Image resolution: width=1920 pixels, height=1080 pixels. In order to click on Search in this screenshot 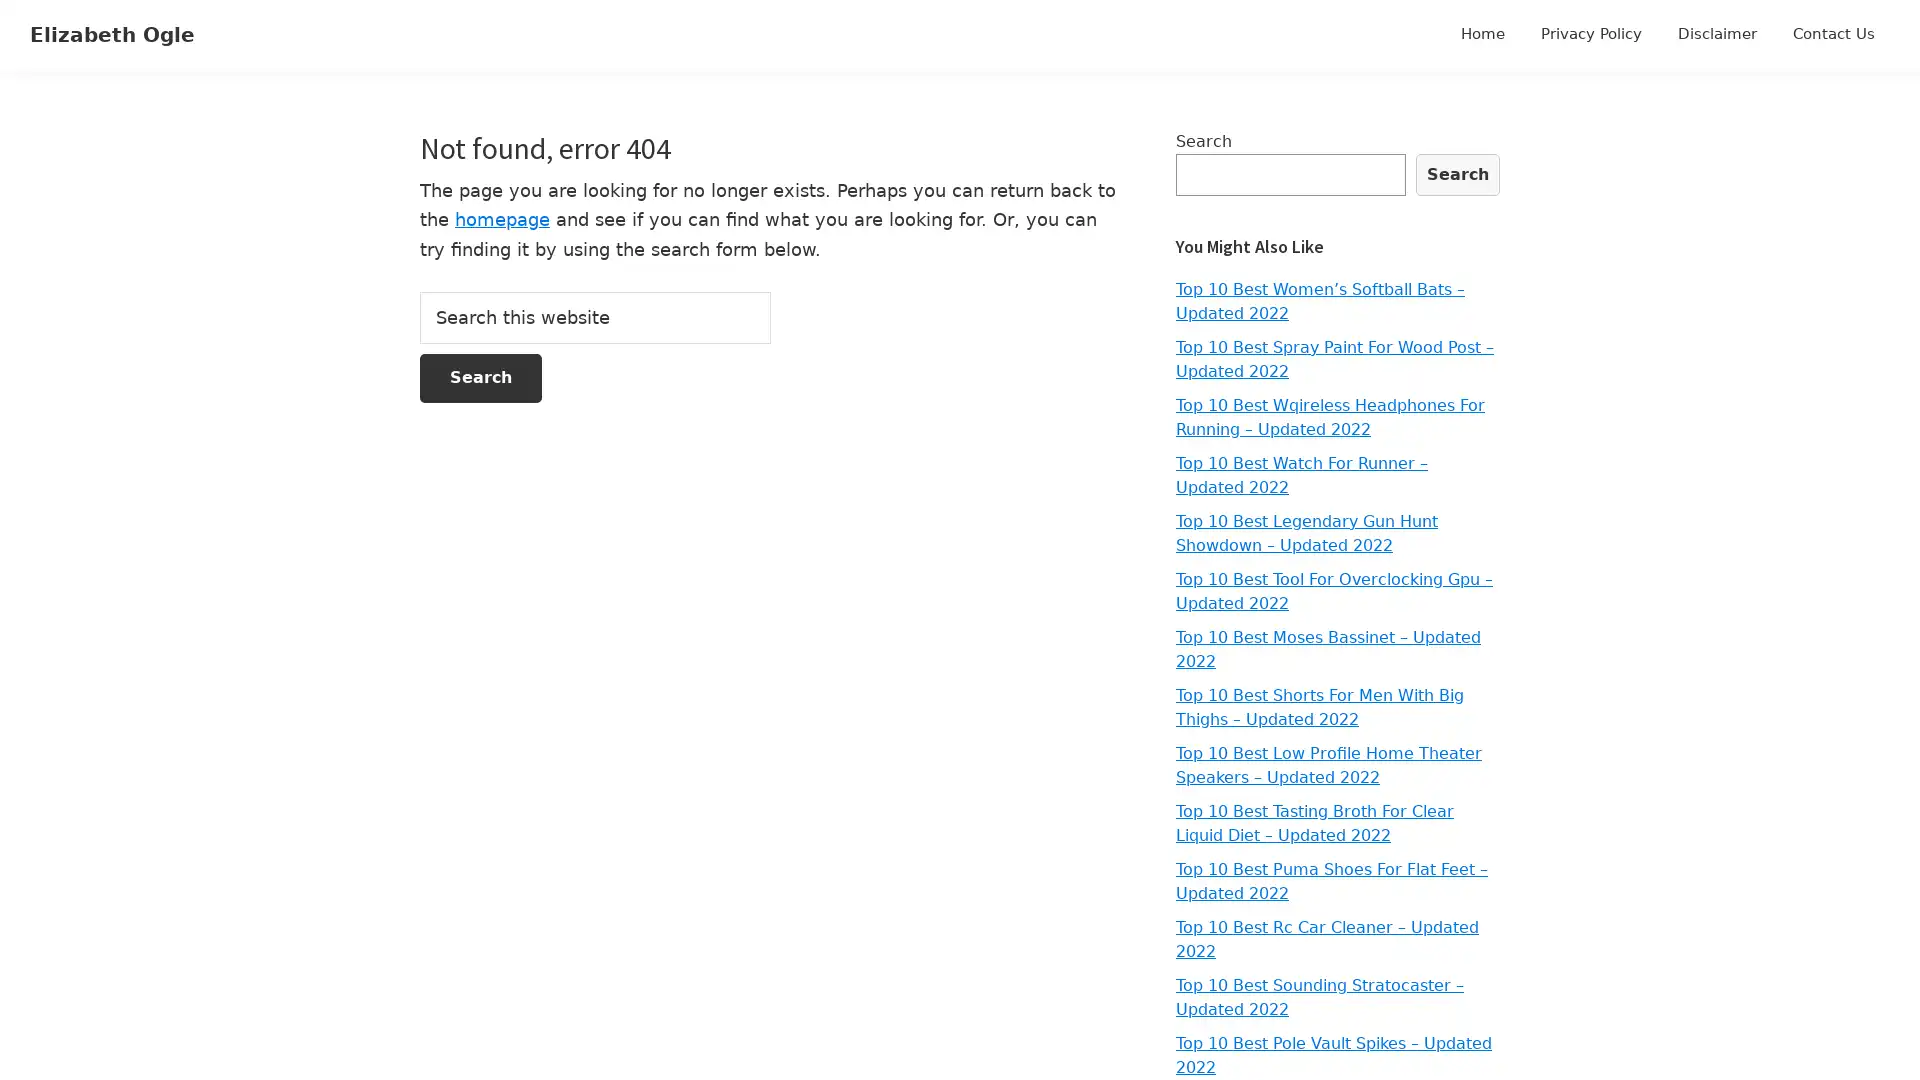, I will do `click(1458, 173)`.